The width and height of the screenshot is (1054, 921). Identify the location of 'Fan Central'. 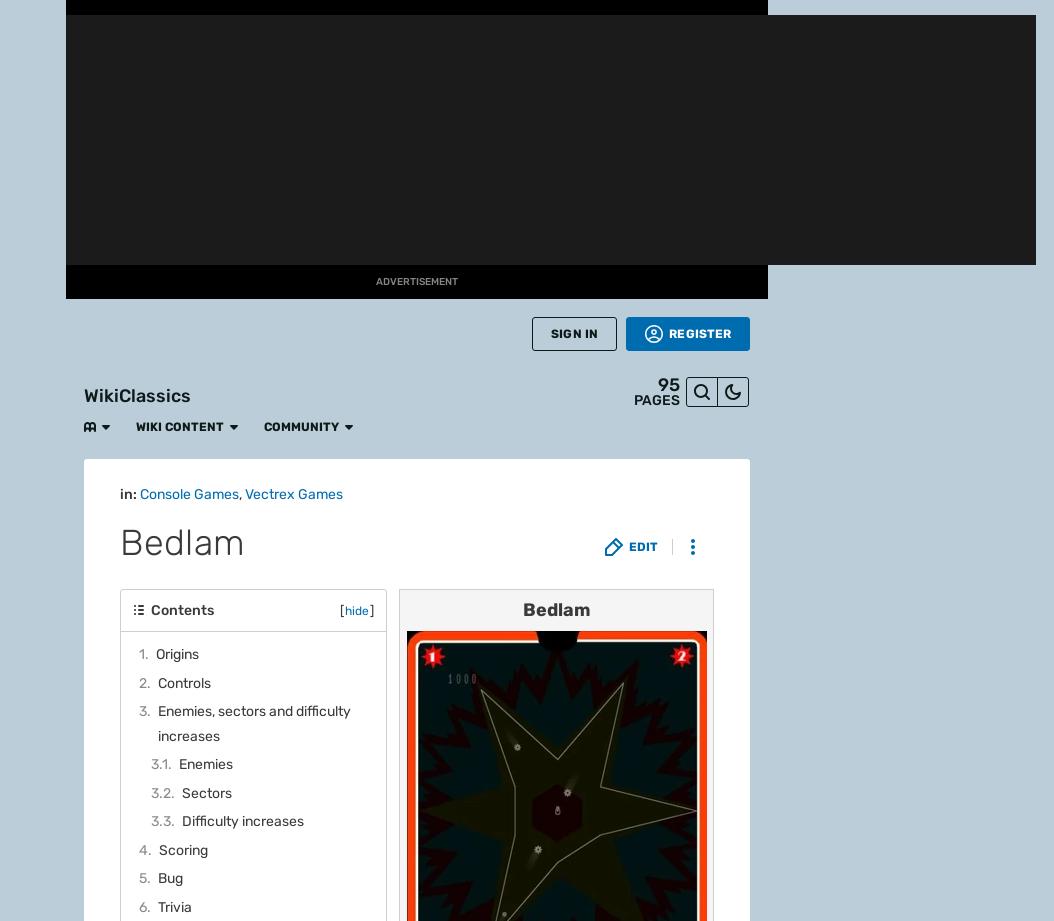
(32, 191).